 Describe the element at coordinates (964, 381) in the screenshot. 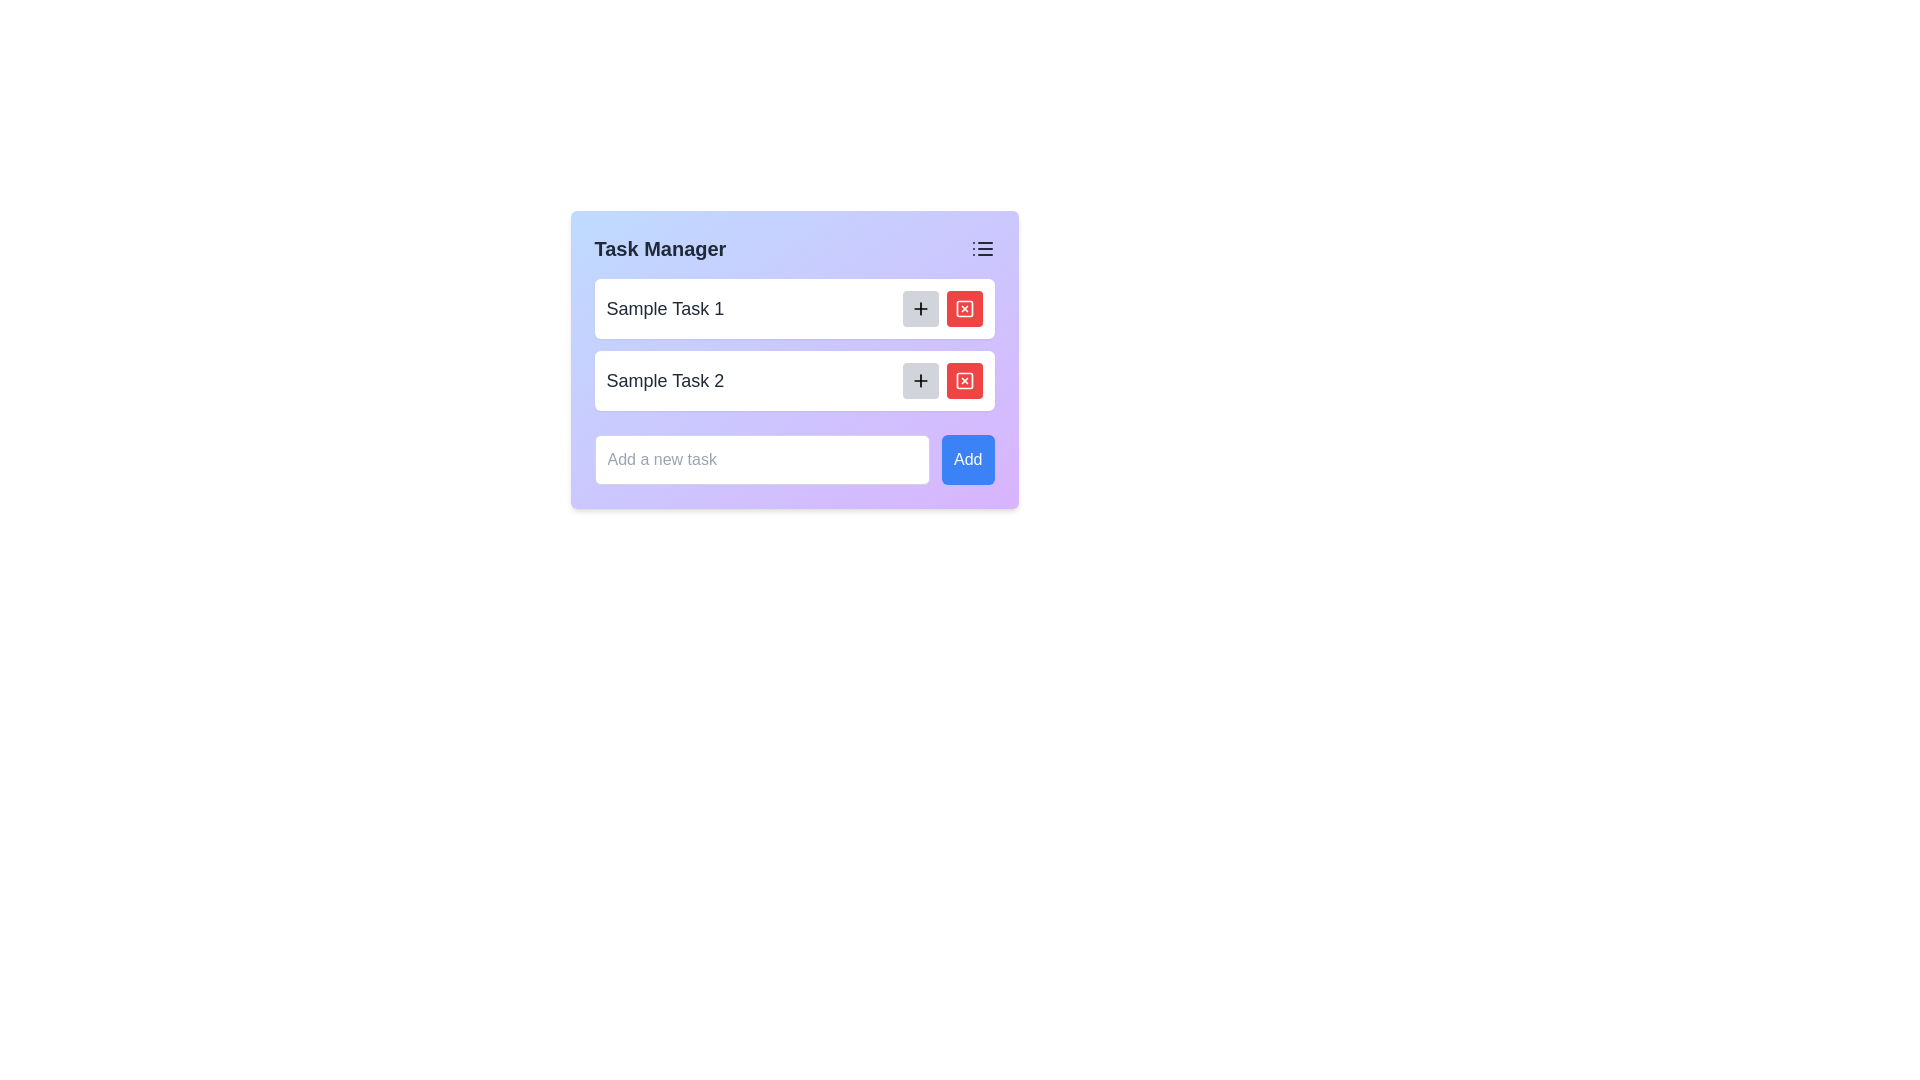

I see `the small, red rectangular button with rounded corners located at the bottom-right corner of the 'Sample Task 2' task box` at that location.